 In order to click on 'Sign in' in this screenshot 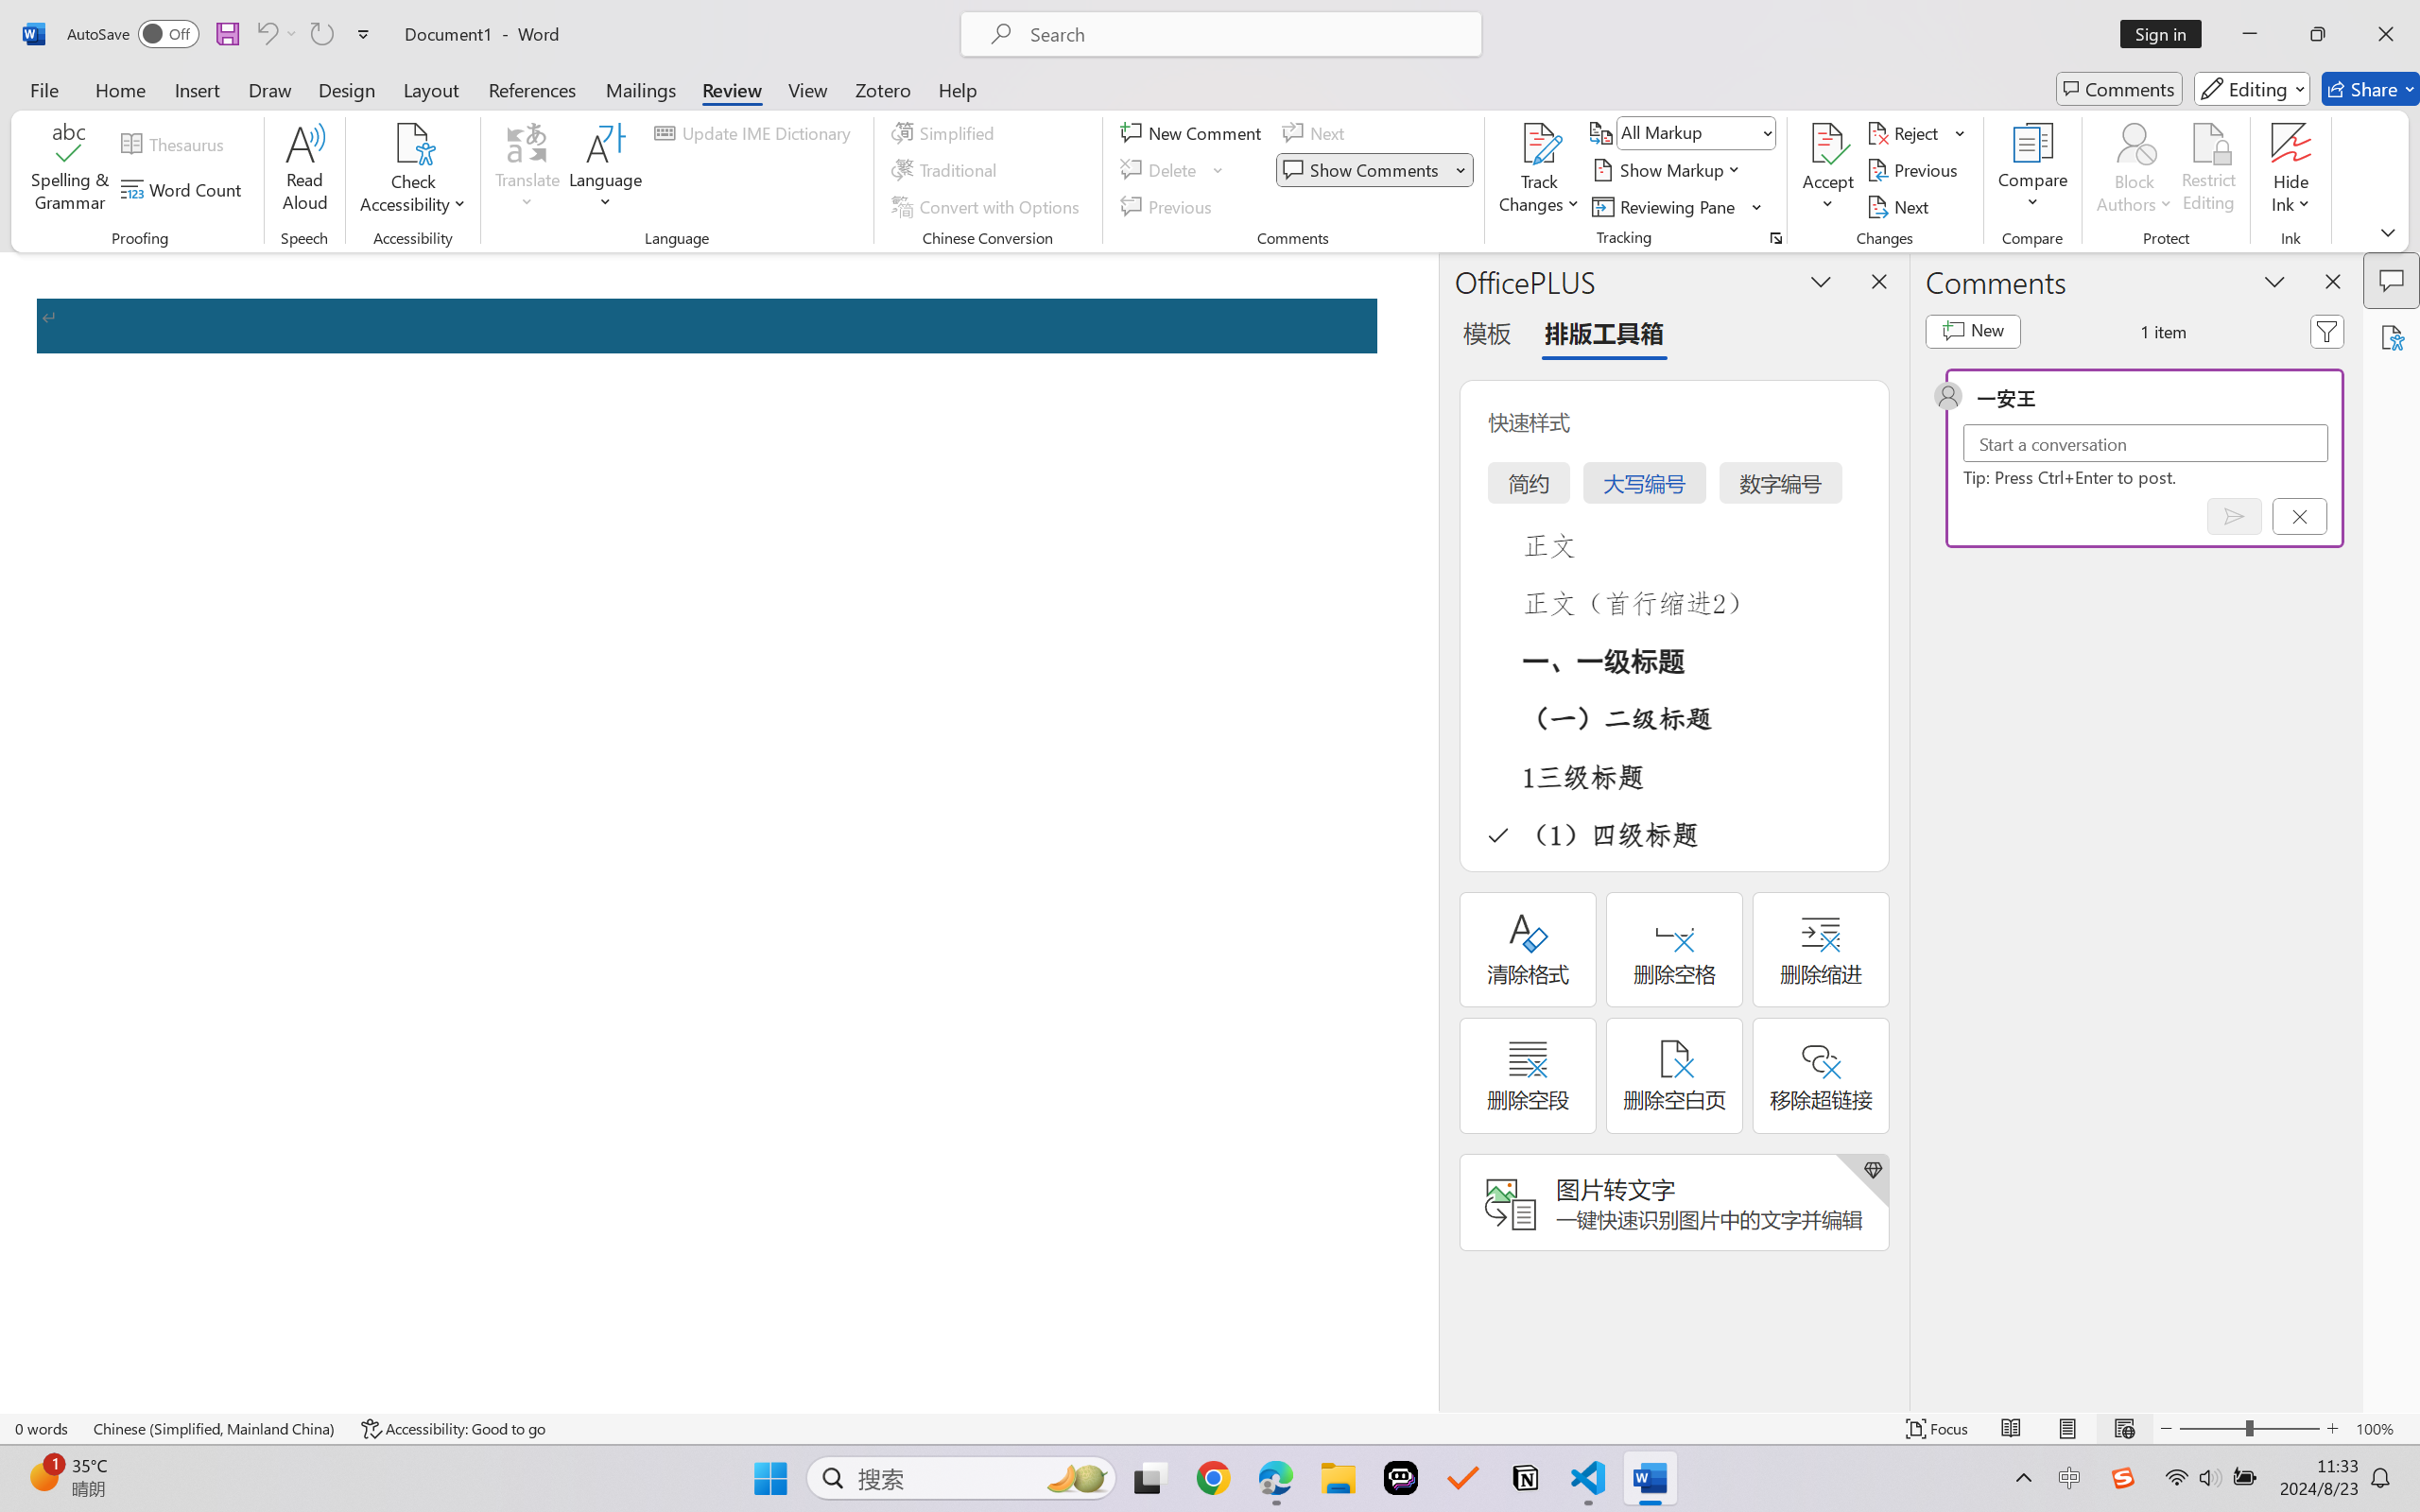, I will do `click(2168, 33)`.